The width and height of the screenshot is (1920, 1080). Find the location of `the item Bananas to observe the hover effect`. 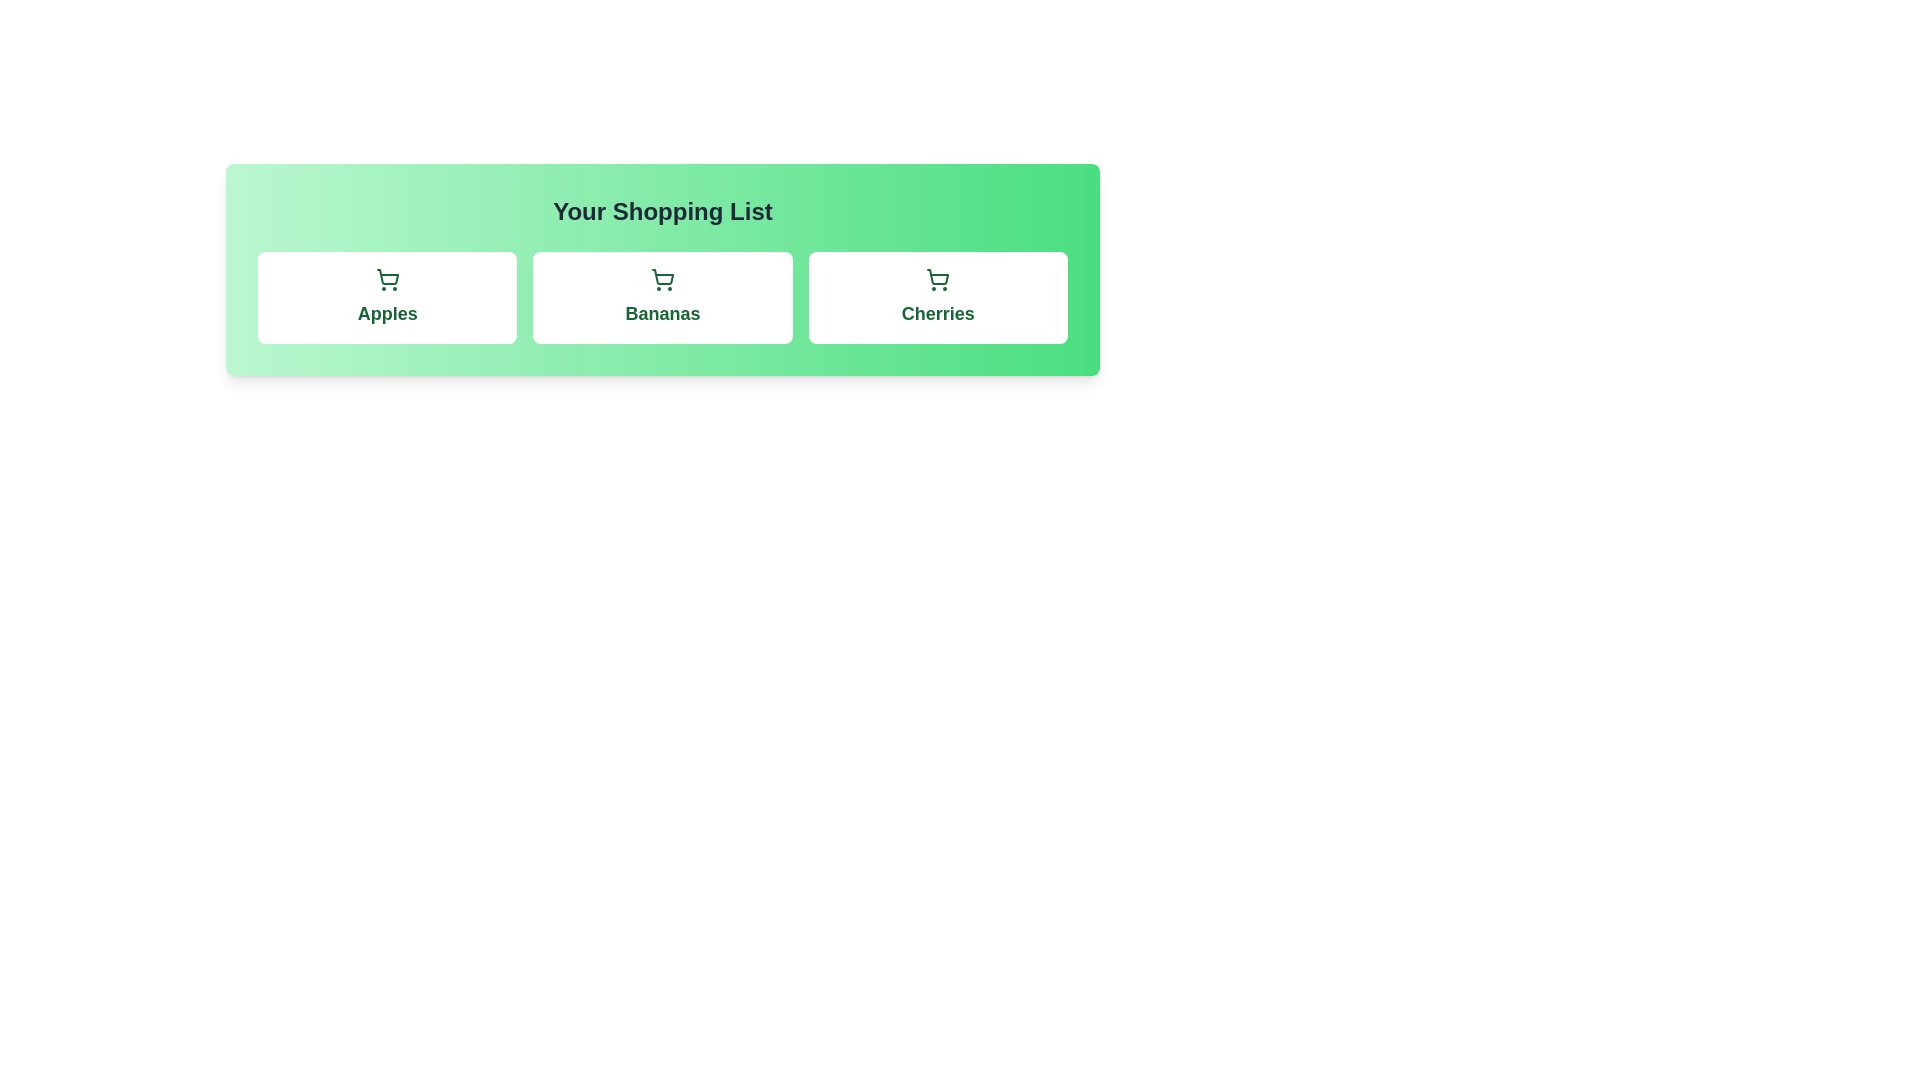

the item Bananas to observe the hover effect is located at coordinates (662, 297).